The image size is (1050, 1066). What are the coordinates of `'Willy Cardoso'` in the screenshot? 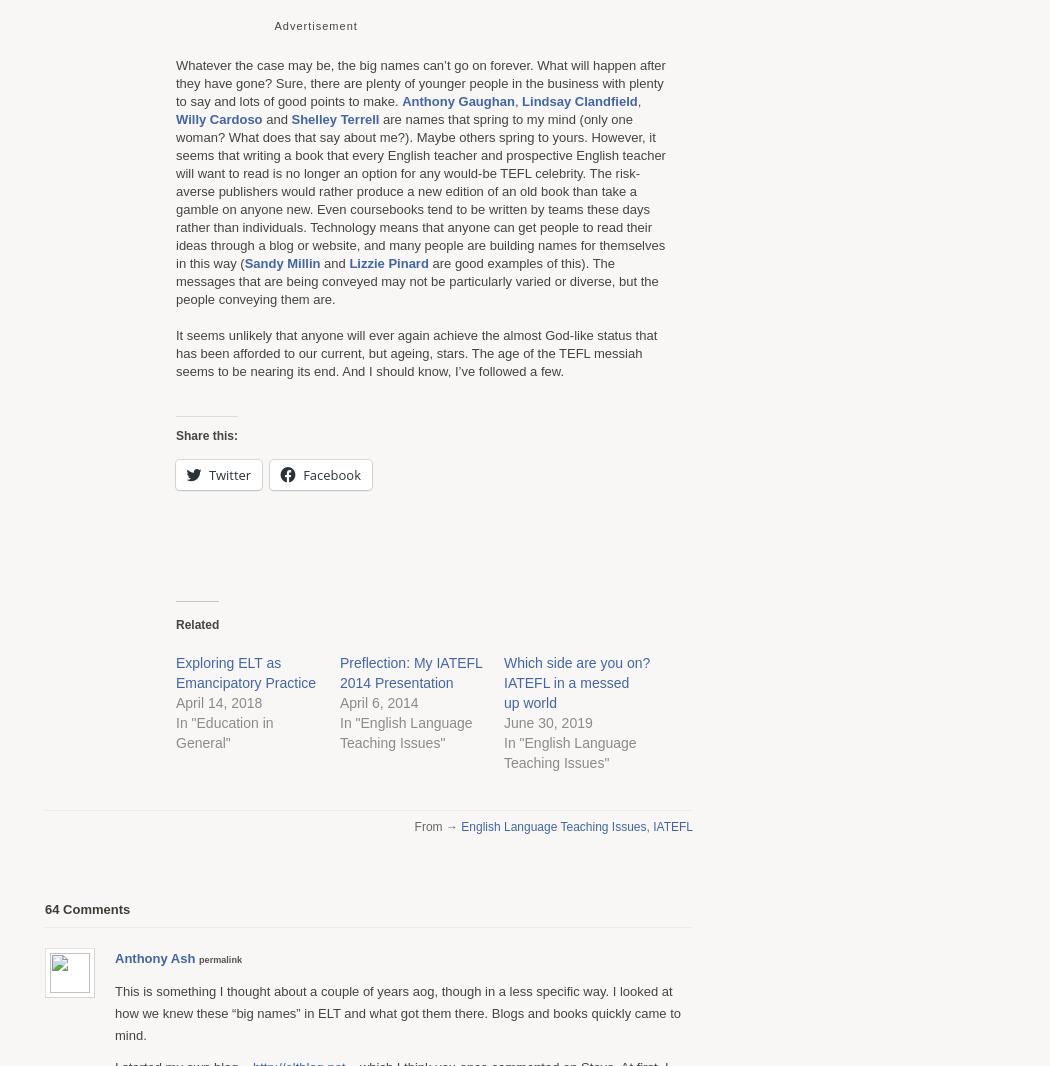 It's located at (218, 118).